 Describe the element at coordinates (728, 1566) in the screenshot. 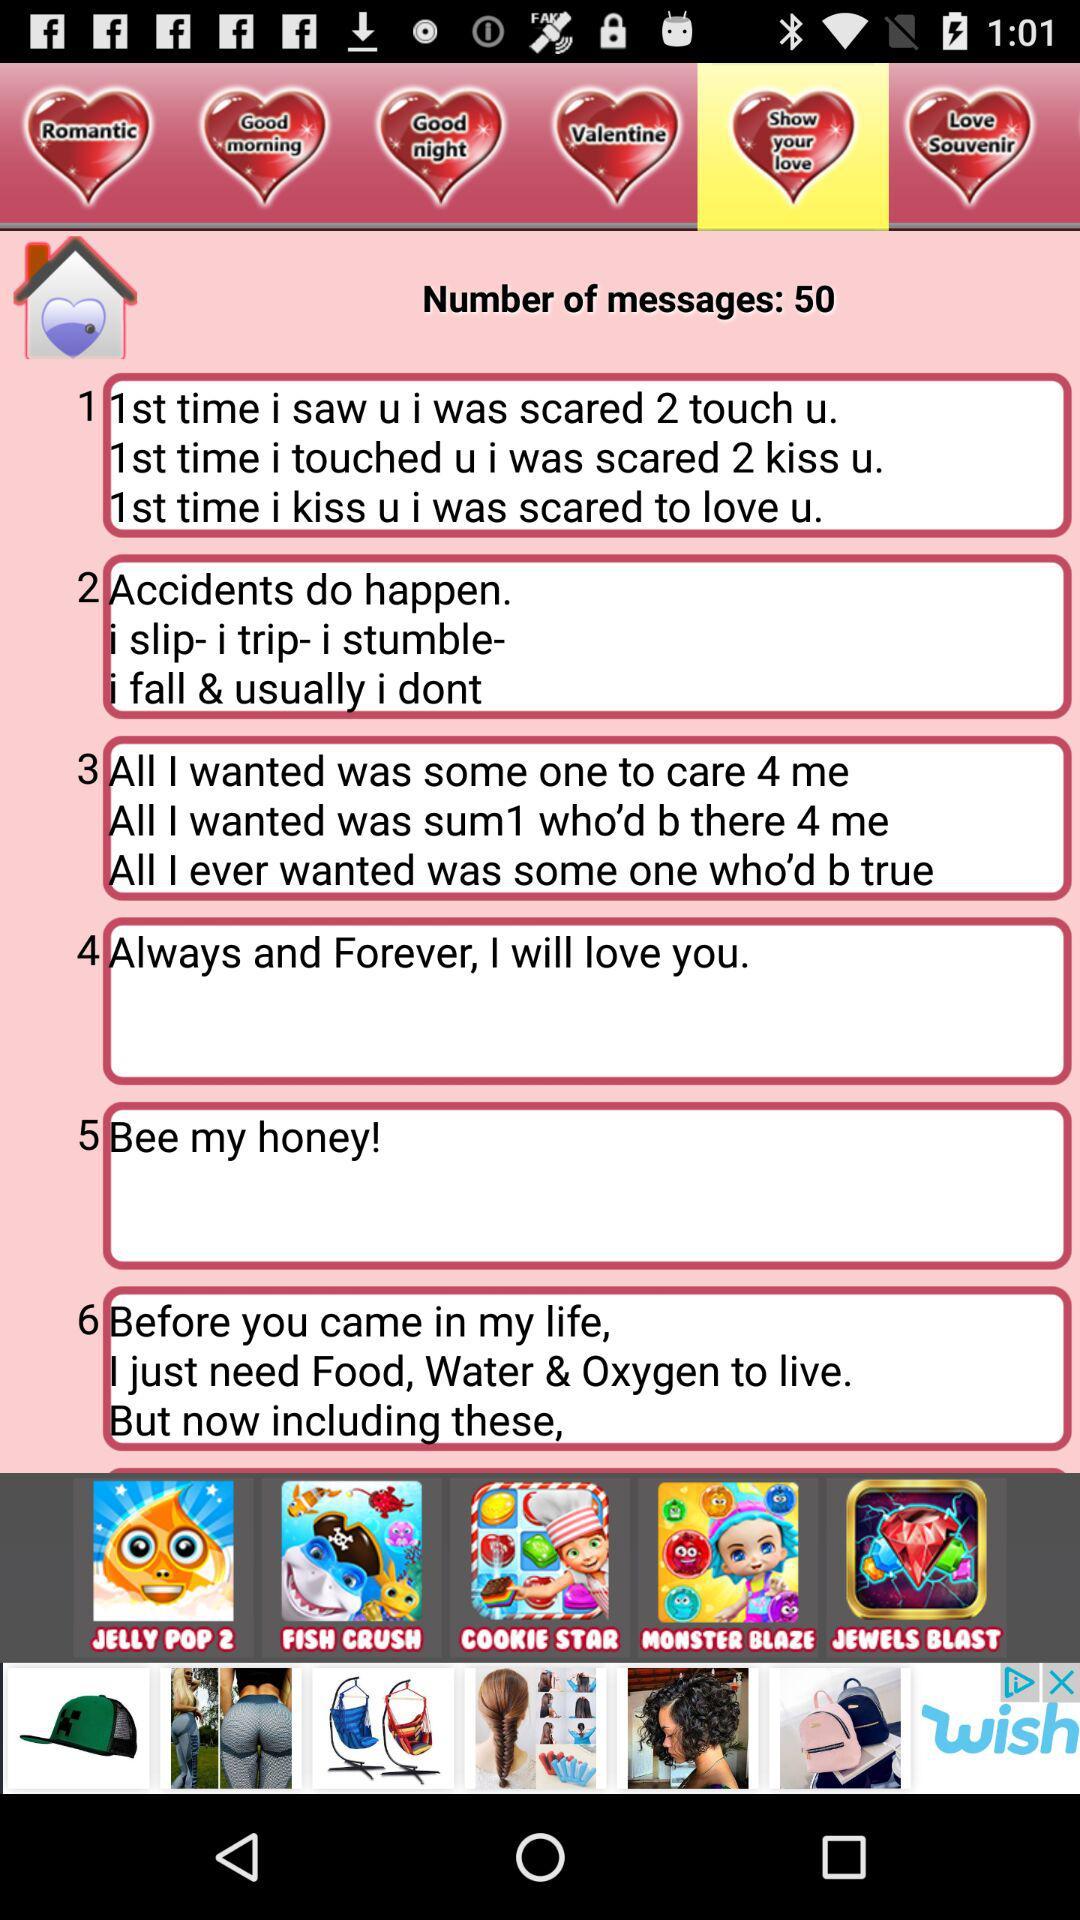

I see `choose a character` at that location.